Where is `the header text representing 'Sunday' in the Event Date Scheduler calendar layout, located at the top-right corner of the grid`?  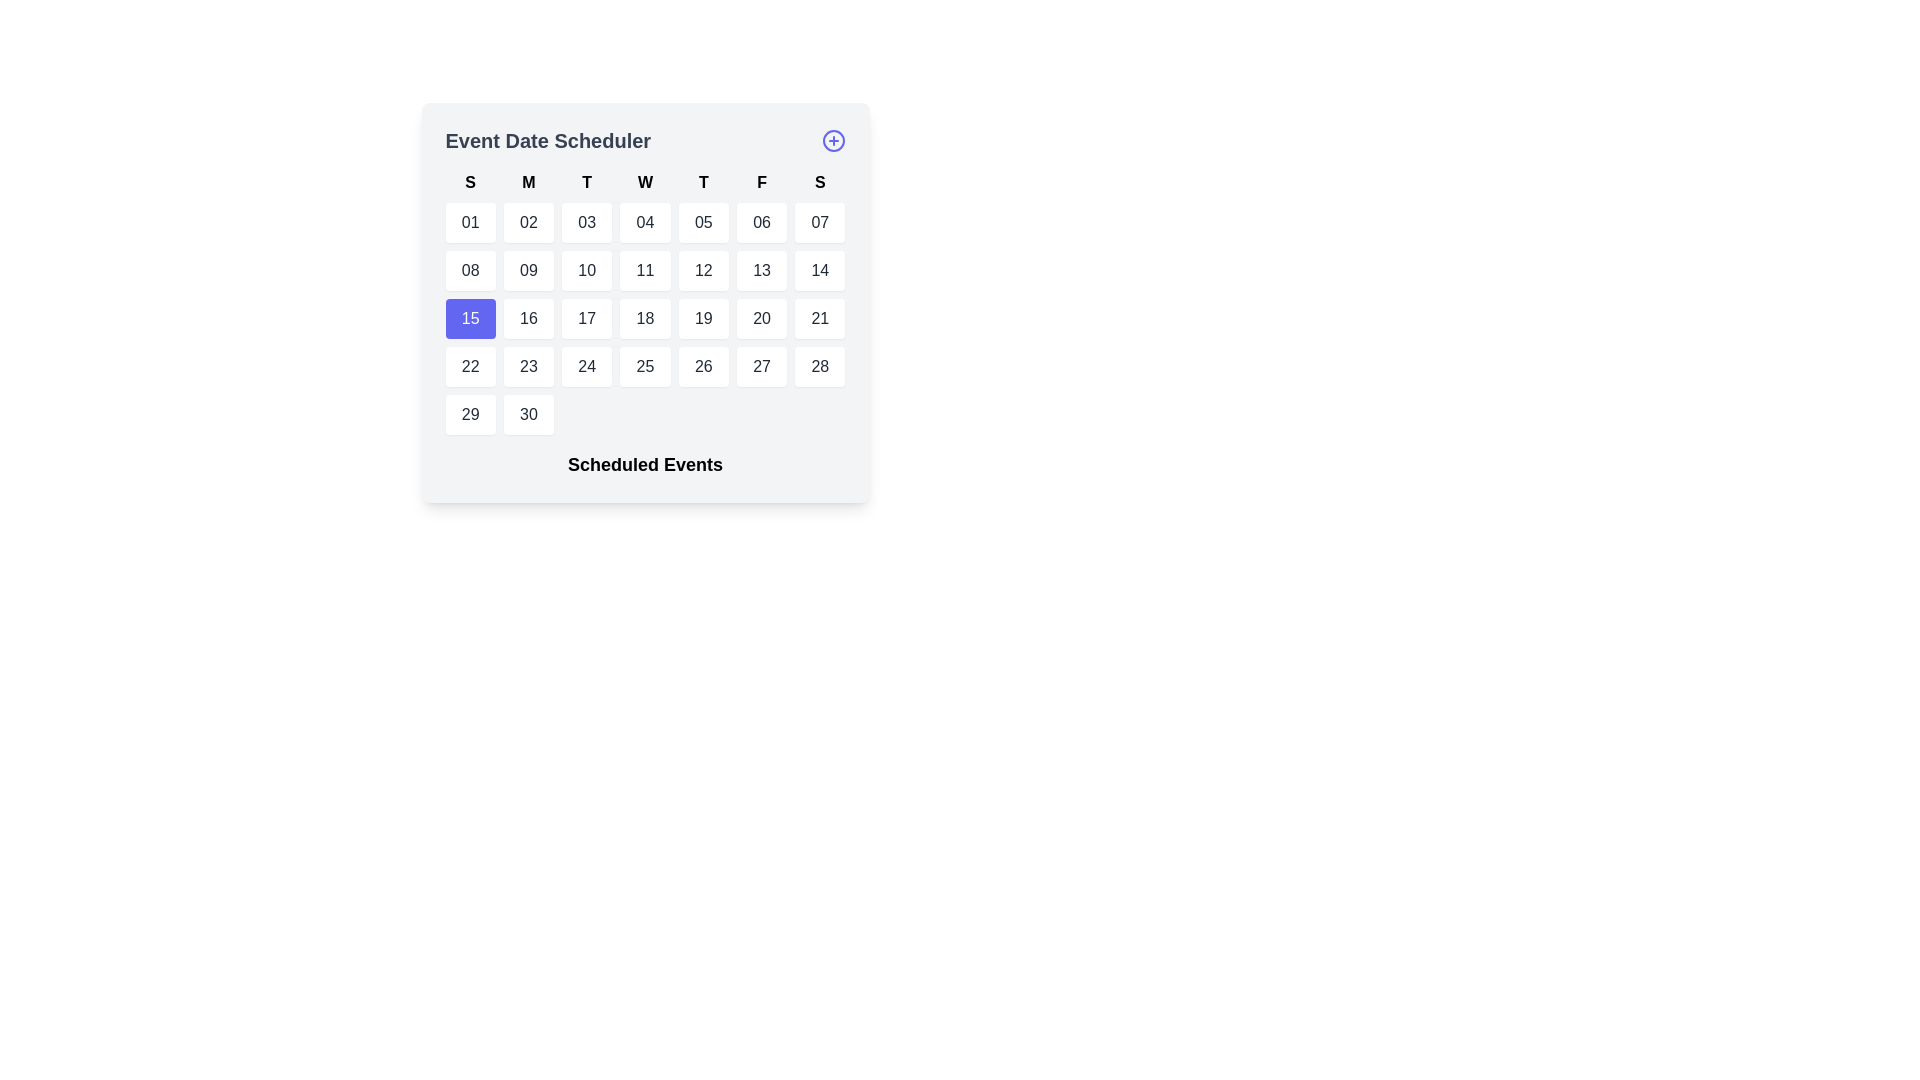 the header text representing 'Sunday' in the Event Date Scheduler calendar layout, located at the top-right corner of the grid is located at coordinates (820, 182).